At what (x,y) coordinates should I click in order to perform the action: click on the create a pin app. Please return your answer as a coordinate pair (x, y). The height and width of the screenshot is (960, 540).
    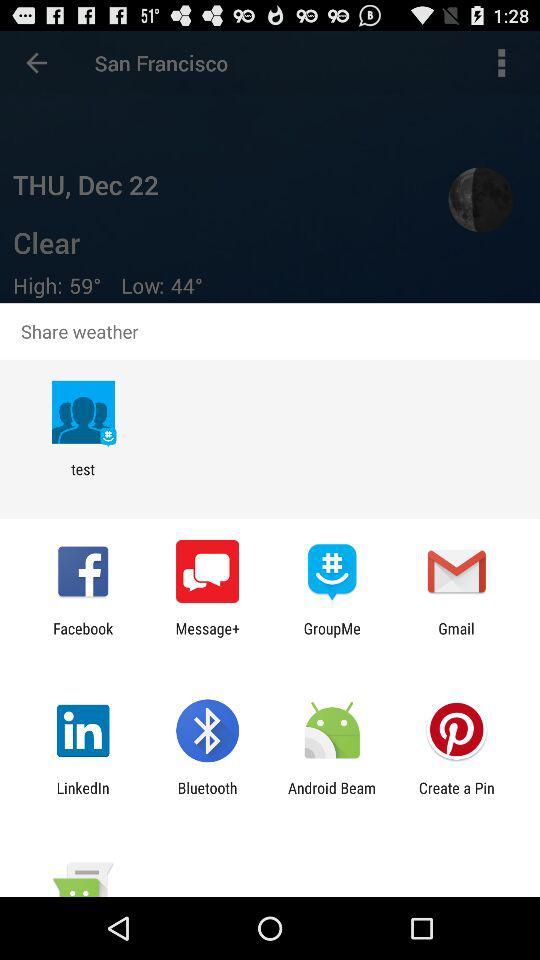
    Looking at the image, I should click on (456, 796).